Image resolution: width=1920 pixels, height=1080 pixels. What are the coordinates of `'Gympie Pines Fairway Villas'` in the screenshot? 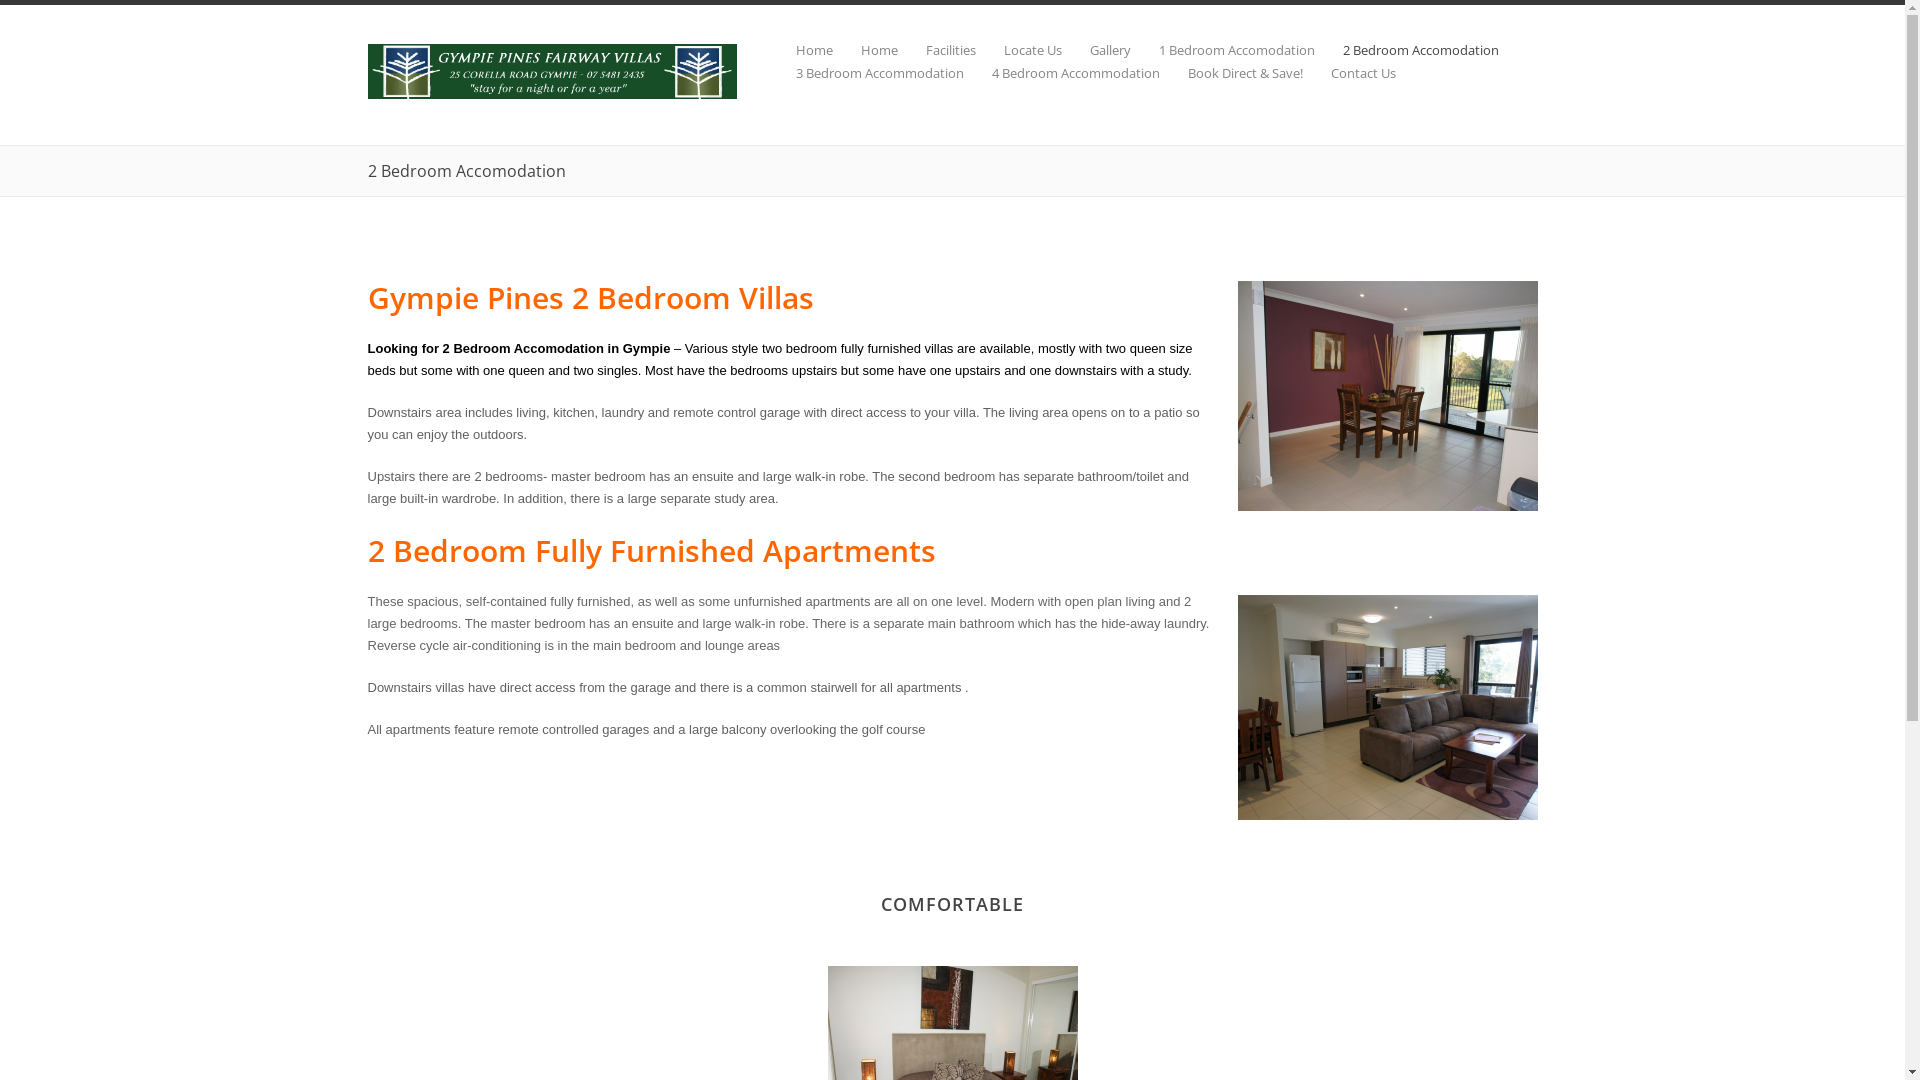 It's located at (552, 94).